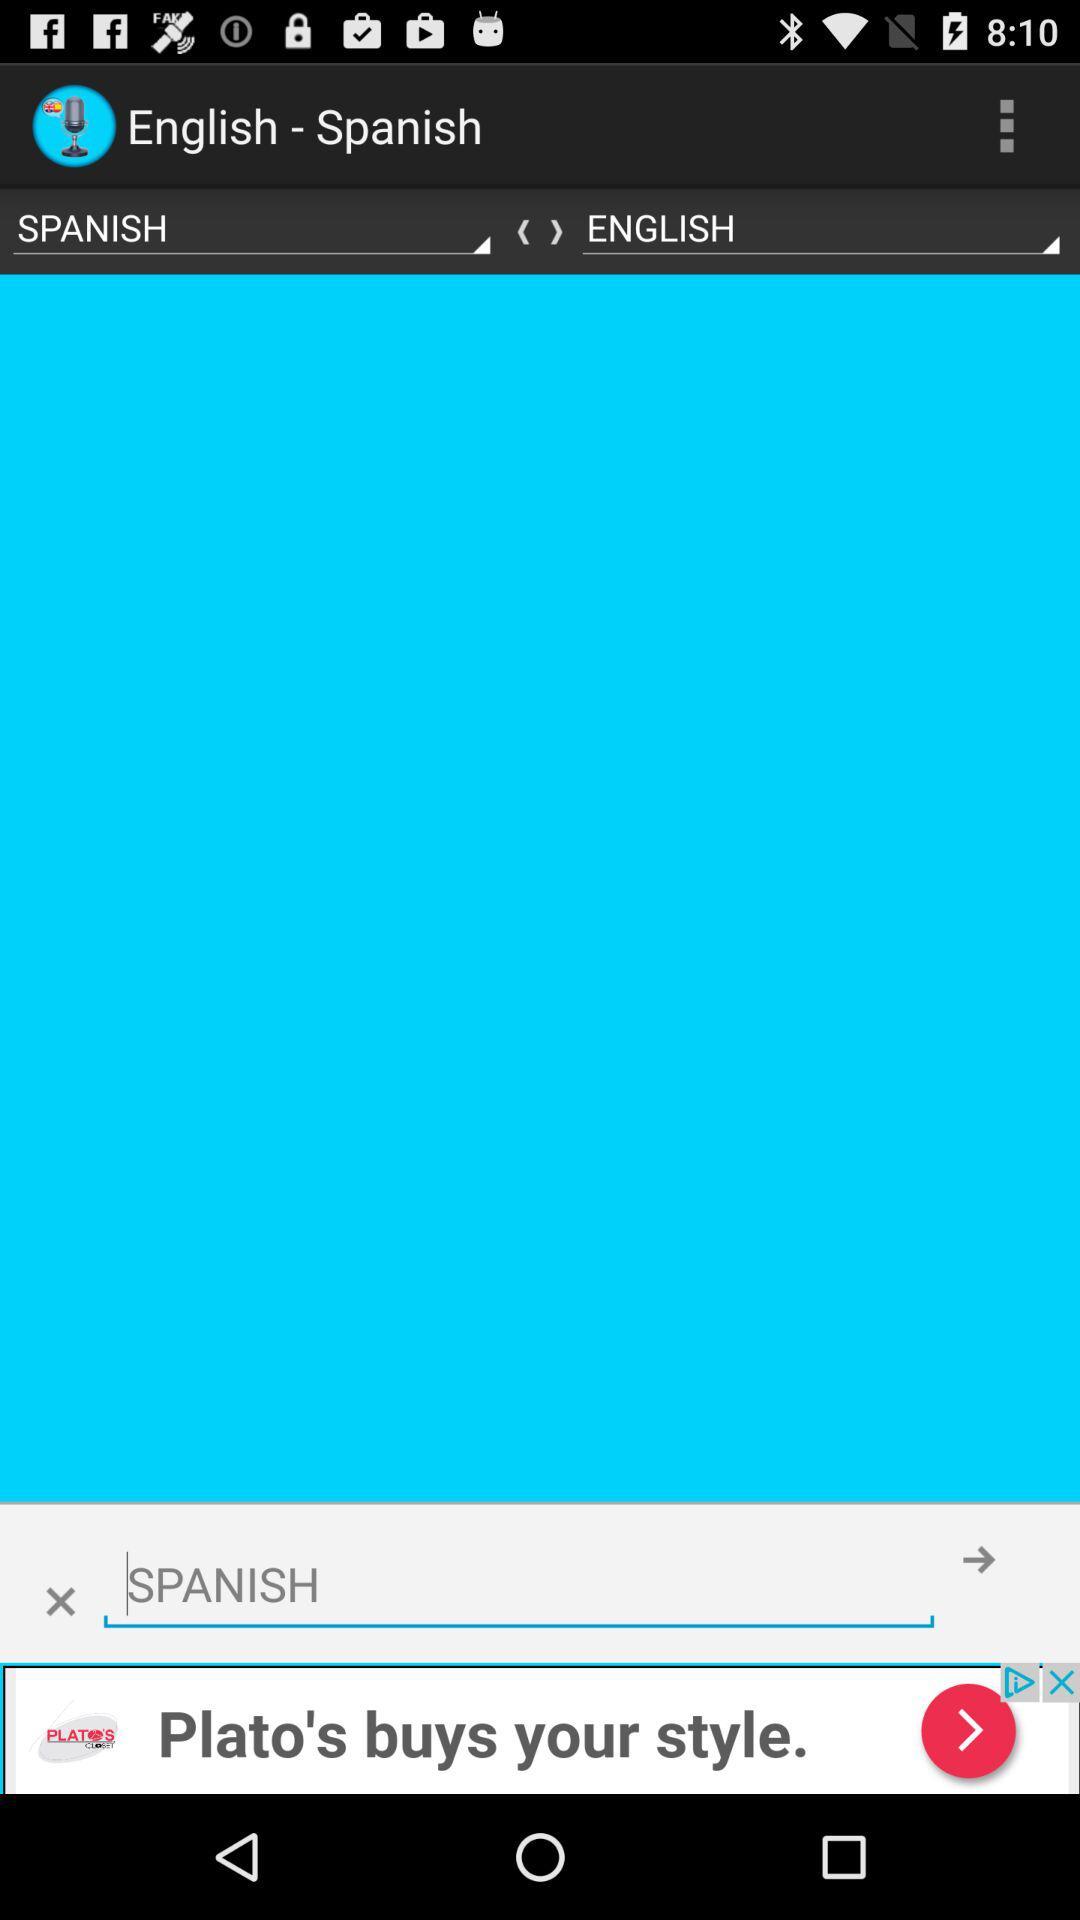 This screenshot has width=1080, height=1920. I want to click on button, so click(59, 1602).